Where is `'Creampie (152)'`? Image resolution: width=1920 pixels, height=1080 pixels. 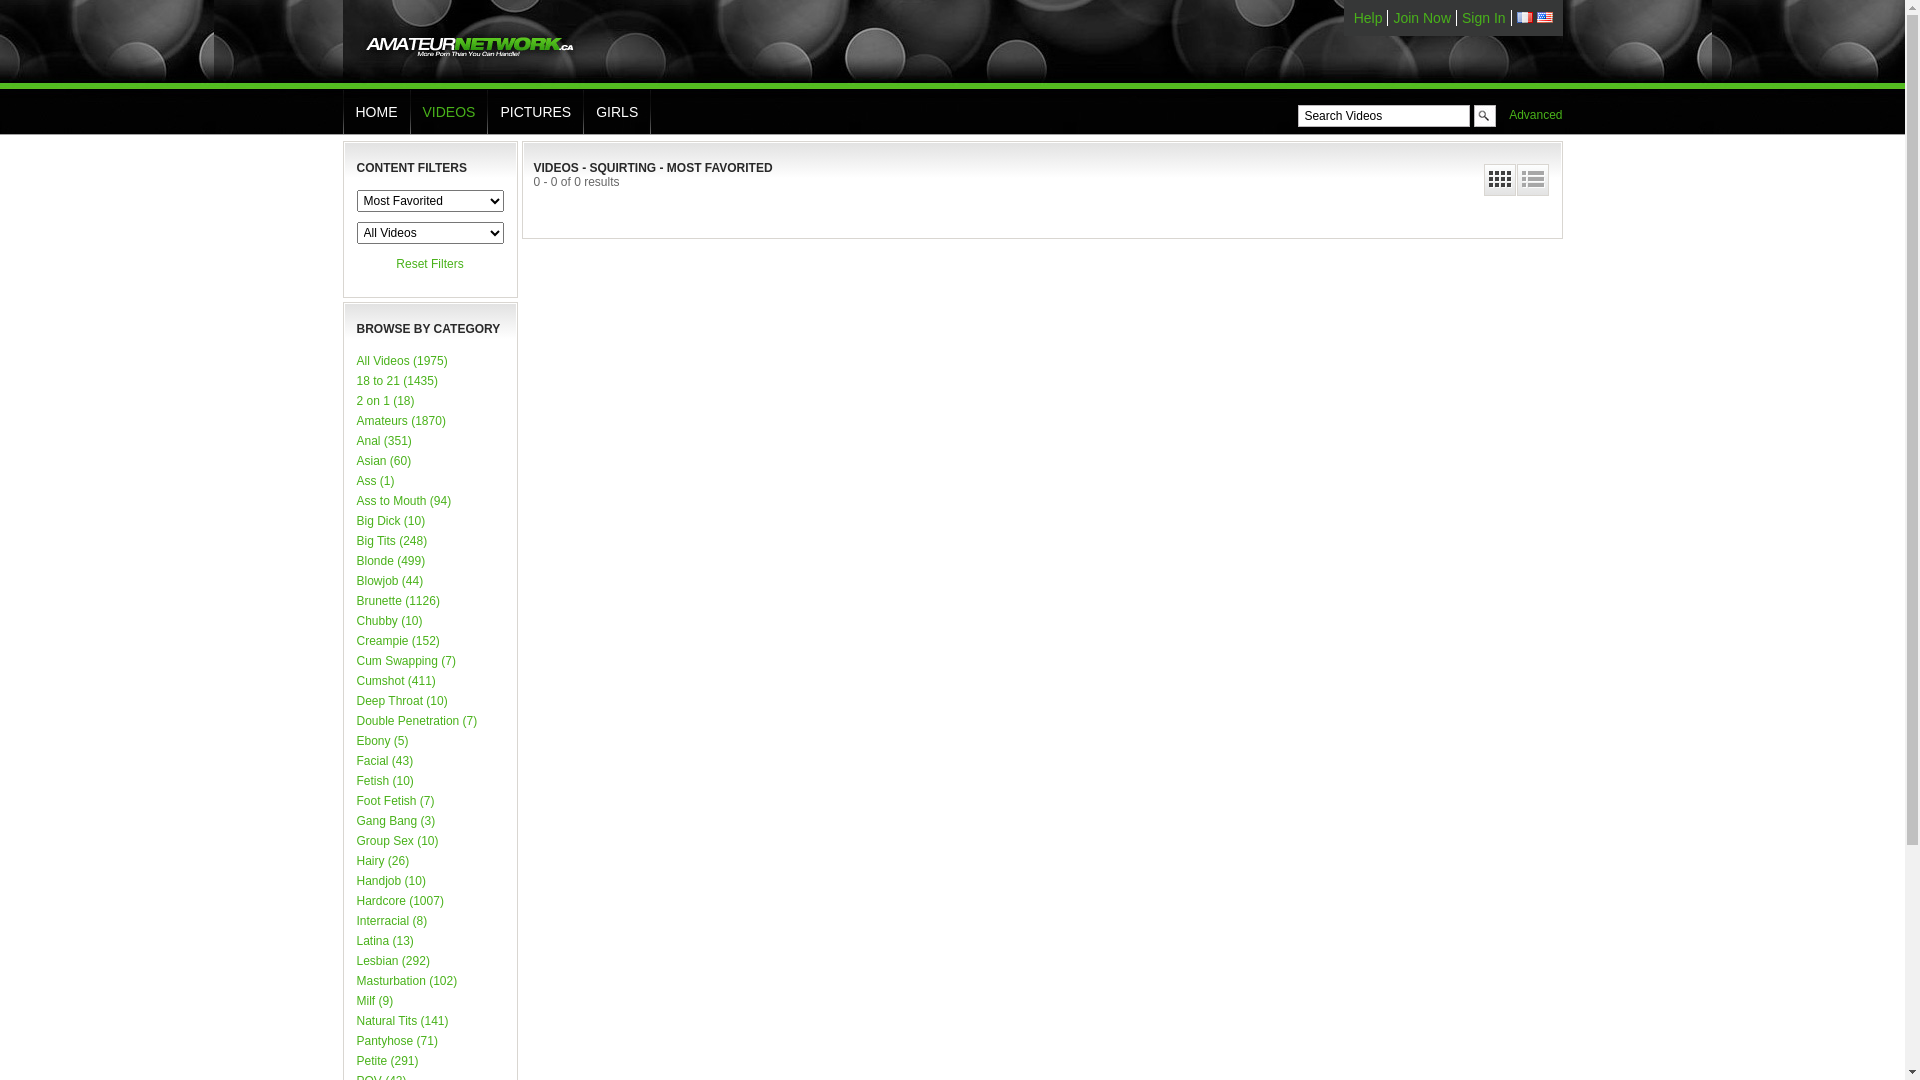 'Creampie (152)' is located at coordinates (428, 640).